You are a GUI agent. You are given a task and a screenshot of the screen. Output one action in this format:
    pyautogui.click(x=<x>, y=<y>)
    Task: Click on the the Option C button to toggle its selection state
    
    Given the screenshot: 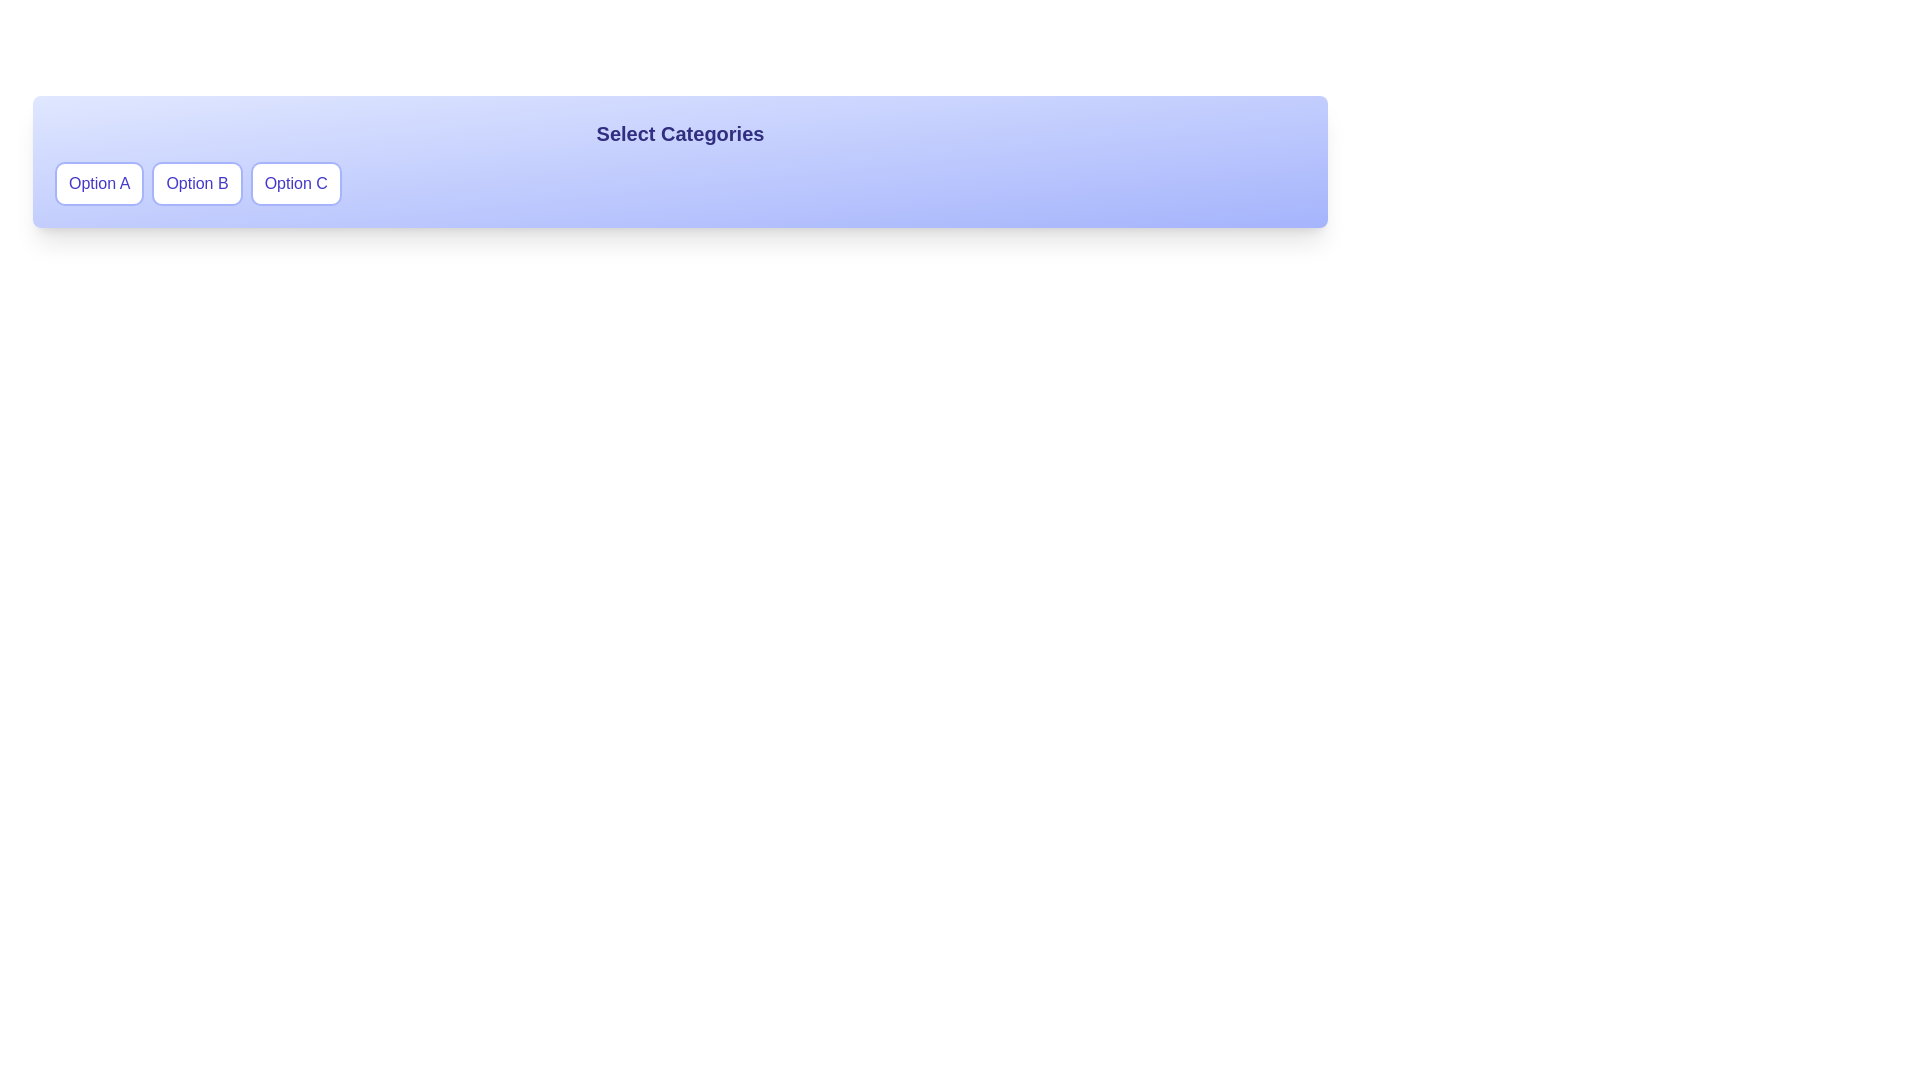 What is the action you would take?
    pyautogui.click(x=295, y=184)
    